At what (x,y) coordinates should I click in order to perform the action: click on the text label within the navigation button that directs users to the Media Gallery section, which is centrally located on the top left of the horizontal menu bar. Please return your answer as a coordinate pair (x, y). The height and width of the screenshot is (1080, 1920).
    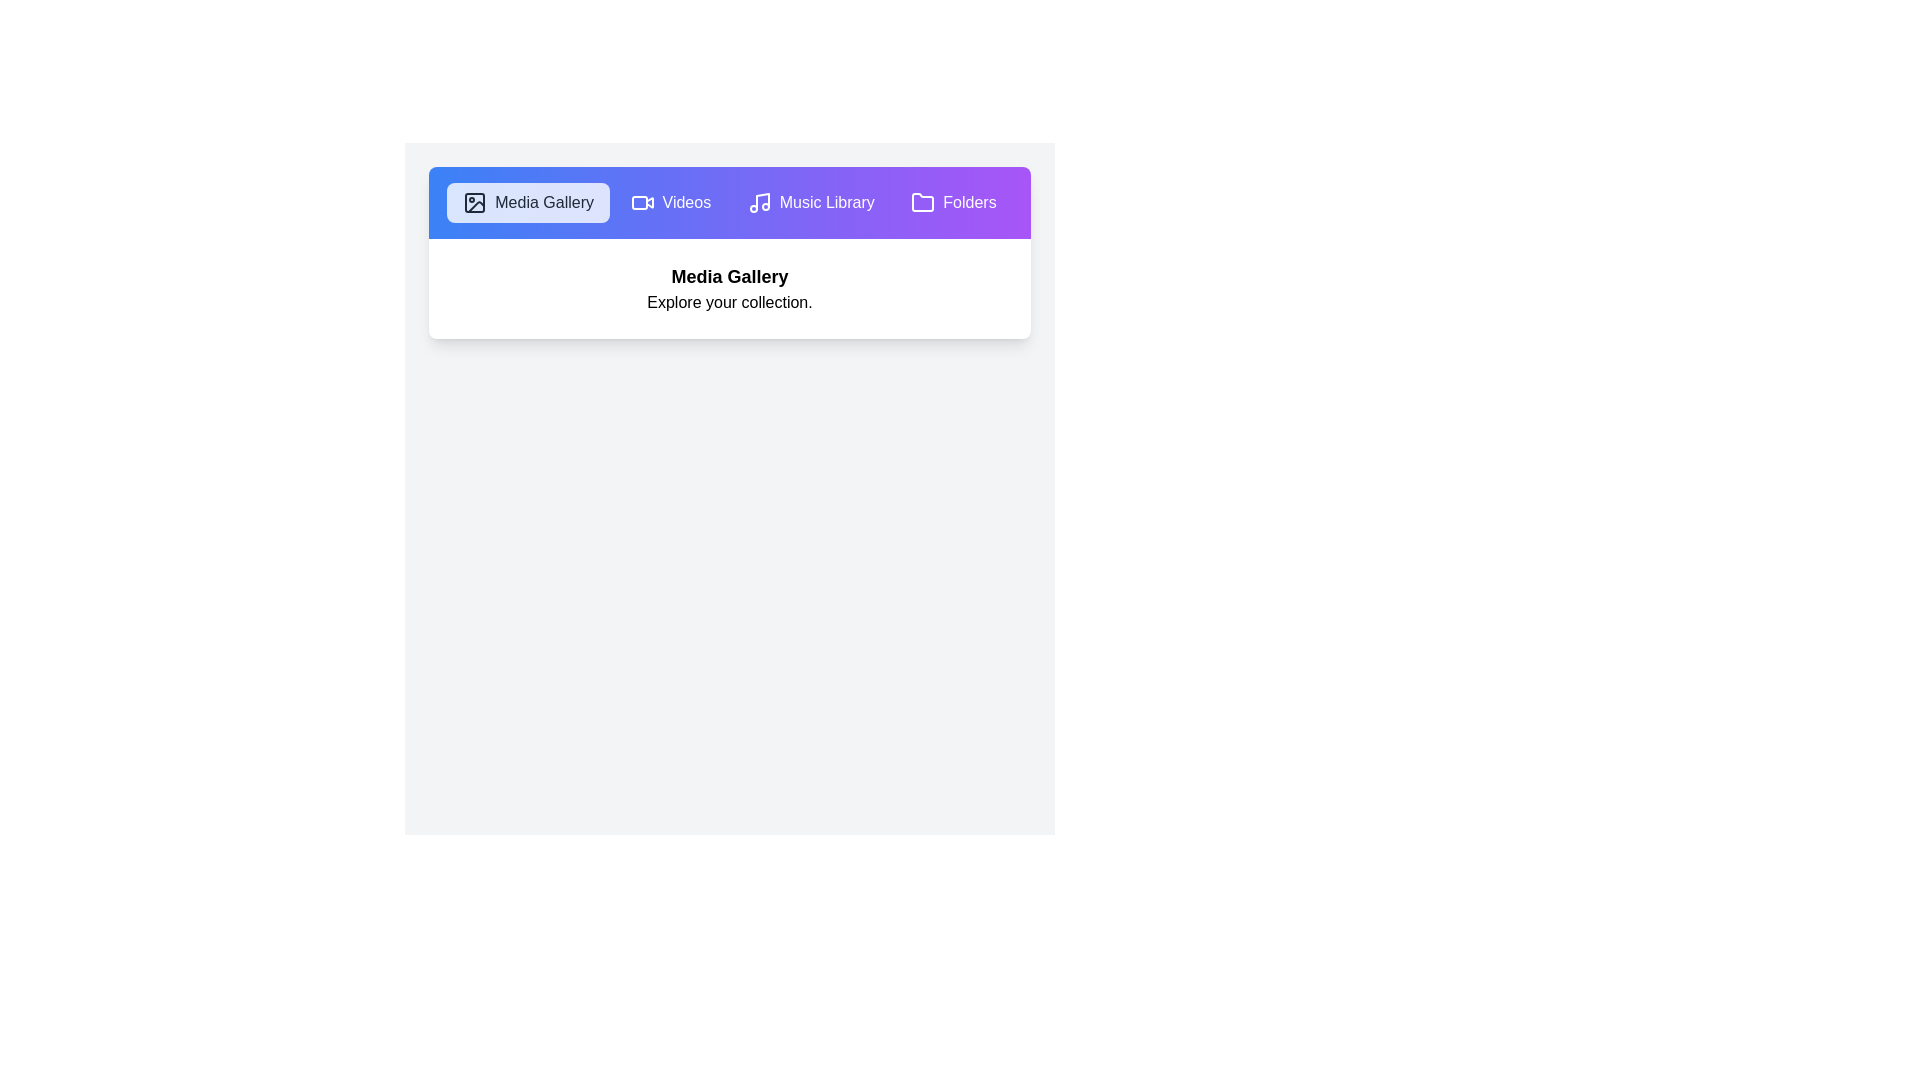
    Looking at the image, I should click on (544, 203).